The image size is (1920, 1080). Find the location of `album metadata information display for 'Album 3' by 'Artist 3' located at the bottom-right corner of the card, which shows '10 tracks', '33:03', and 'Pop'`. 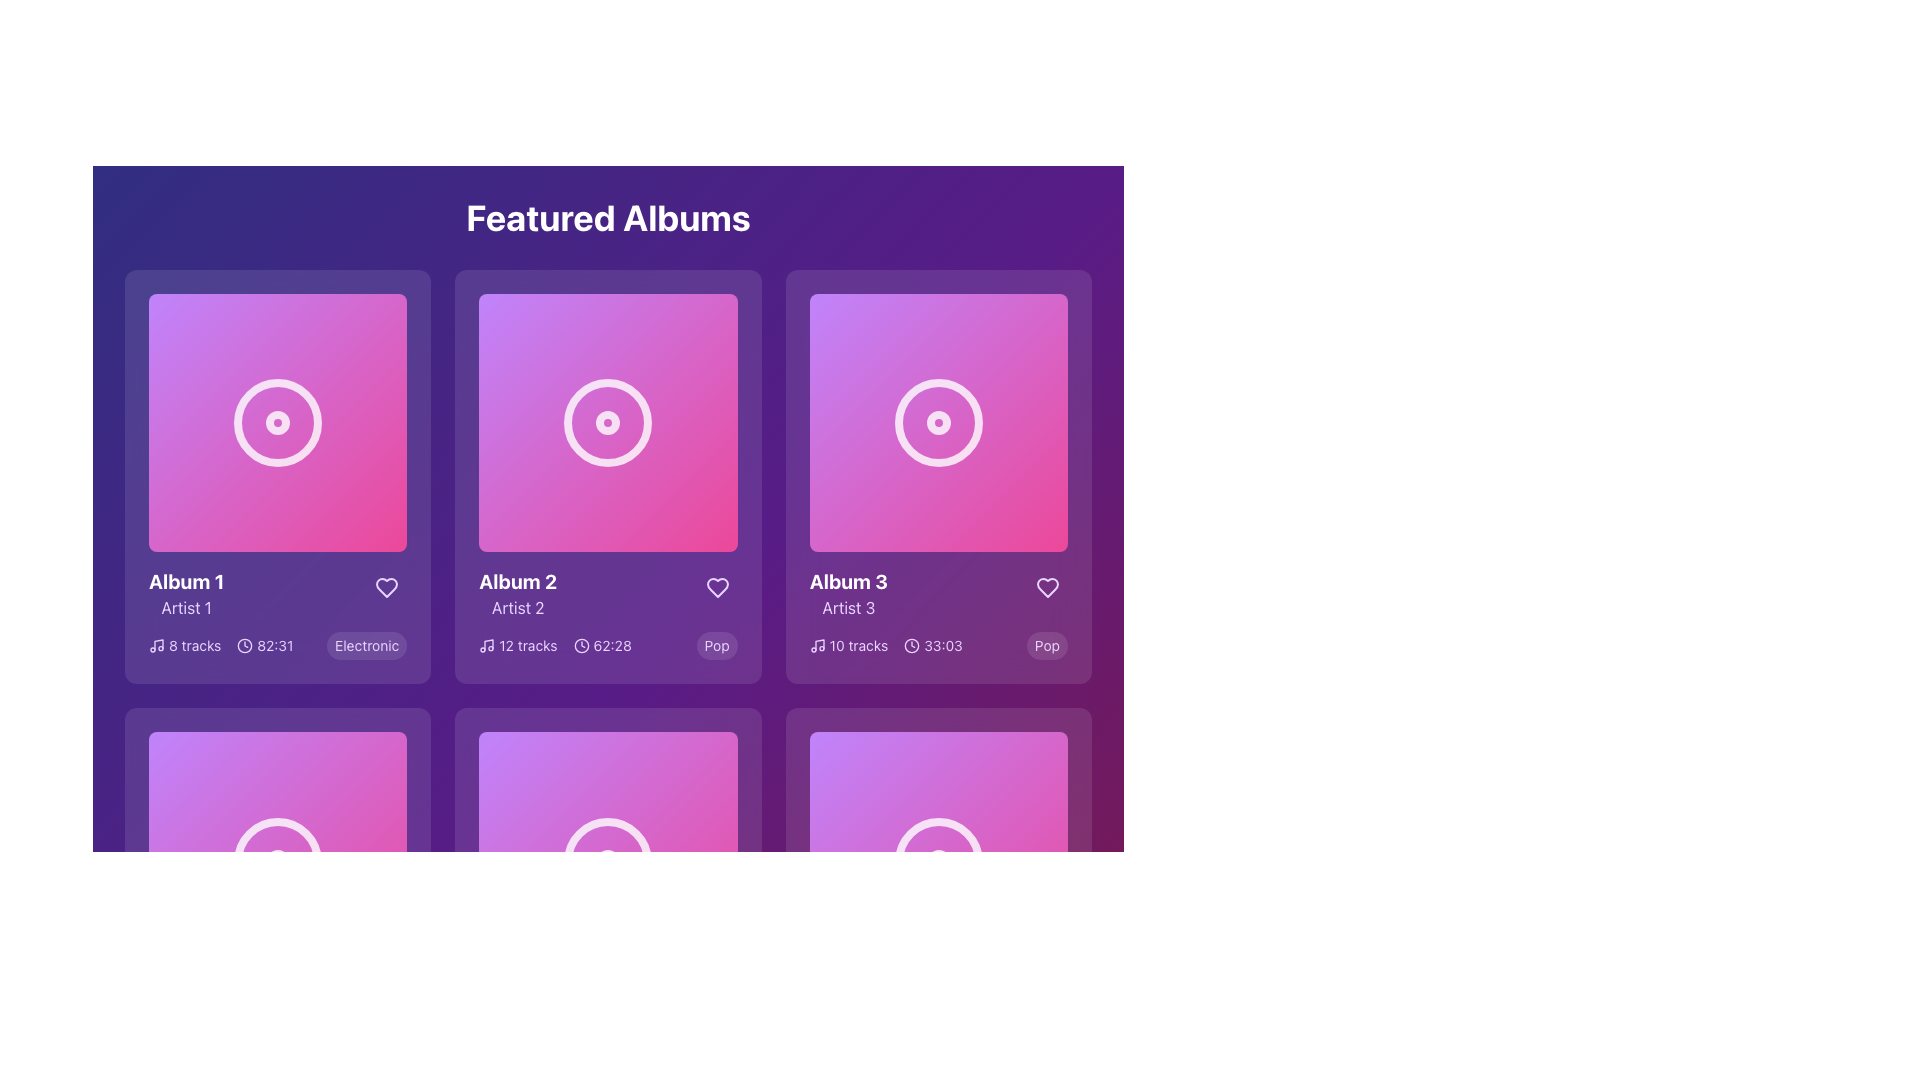

album metadata information display for 'Album 3' by 'Artist 3' located at the bottom-right corner of the card, which shows '10 tracks', '33:03', and 'Pop' is located at coordinates (937, 646).